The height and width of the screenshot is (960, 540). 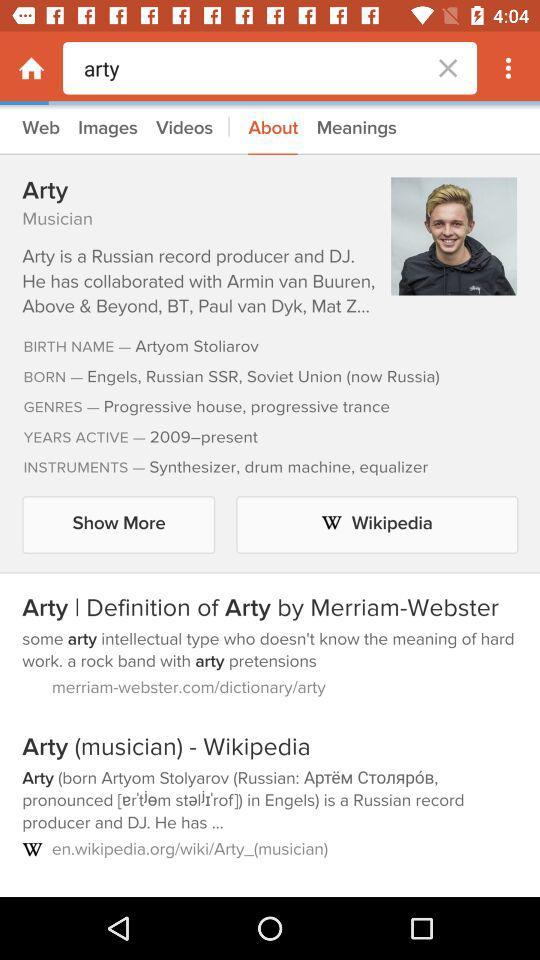 What do you see at coordinates (30, 68) in the screenshot?
I see `menu page` at bounding box center [30, 68].